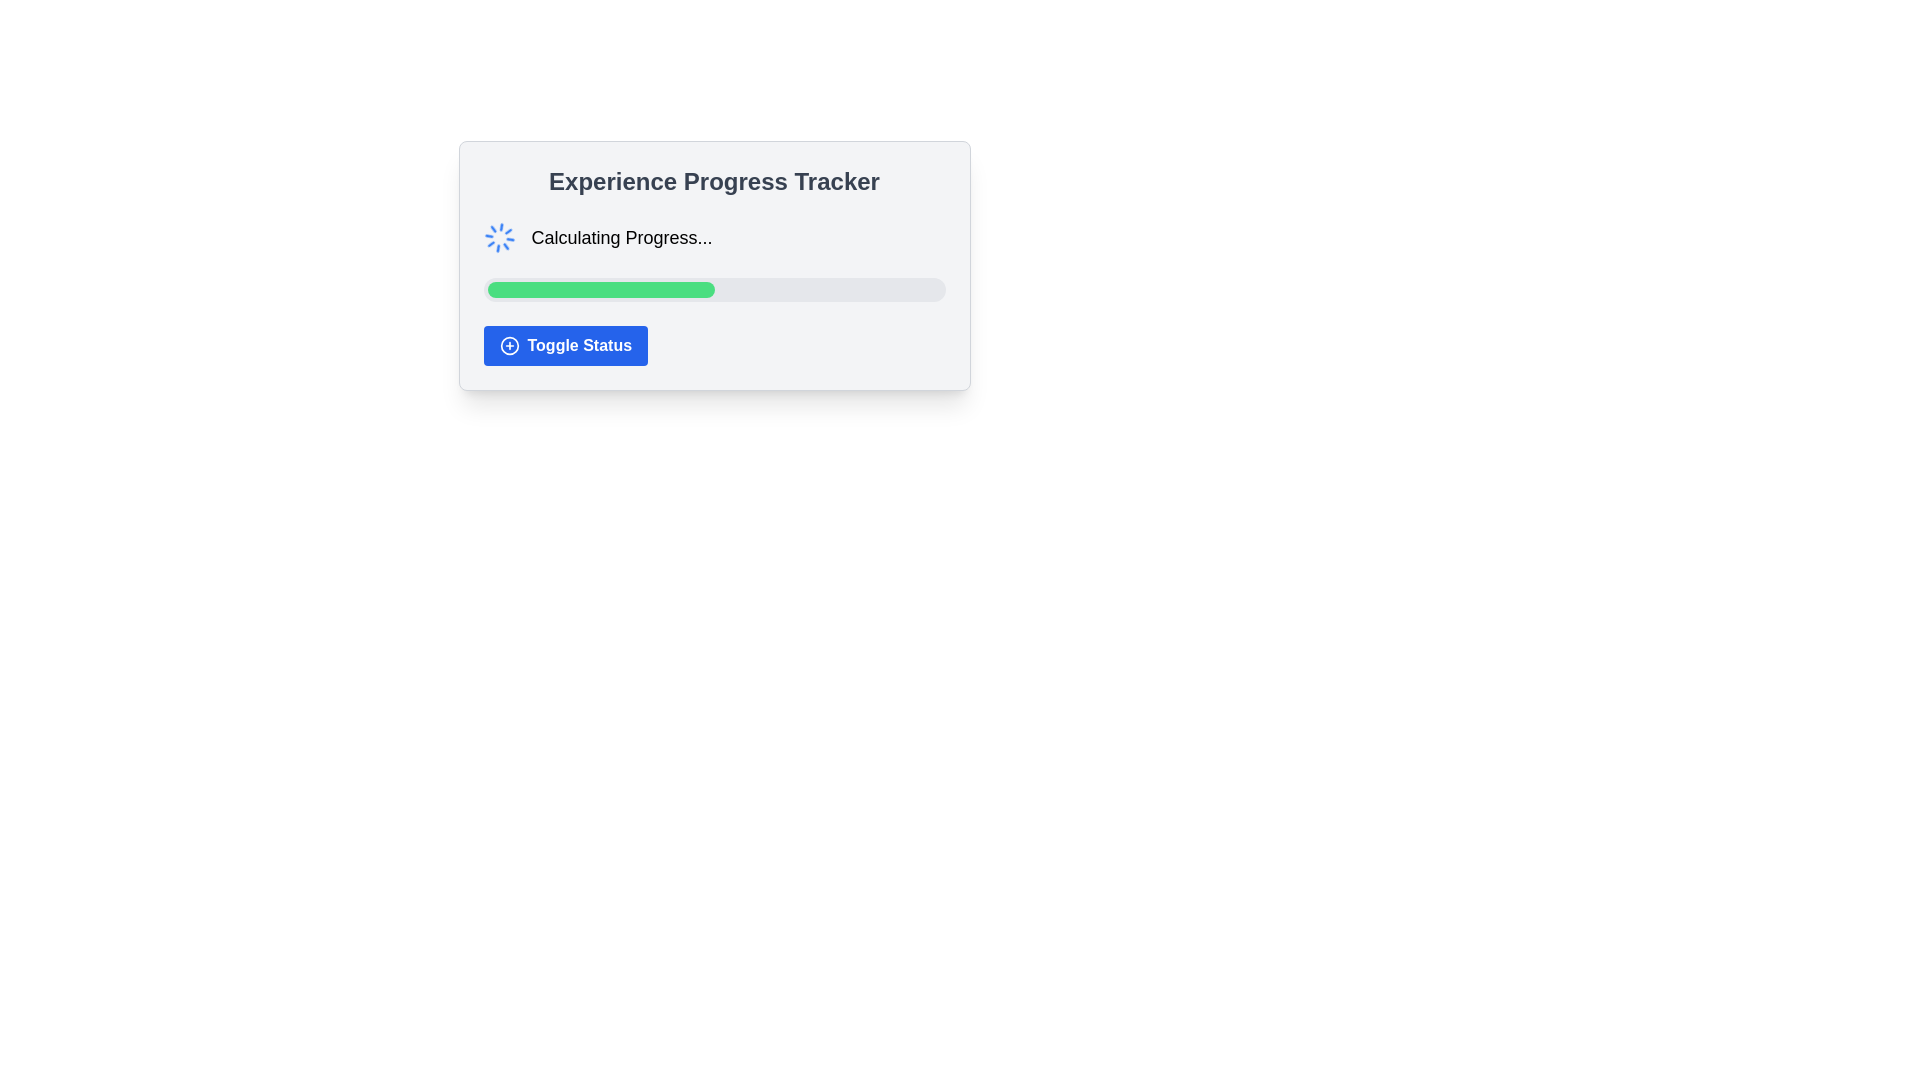 This screenshot has width=1920, height=1080. Describe the element at coordinates (499, 237) in the screenshot. I see `the Loading Spinner that indicates a processing state, located to the left of the 'Calculating Progress...' text` at that location.